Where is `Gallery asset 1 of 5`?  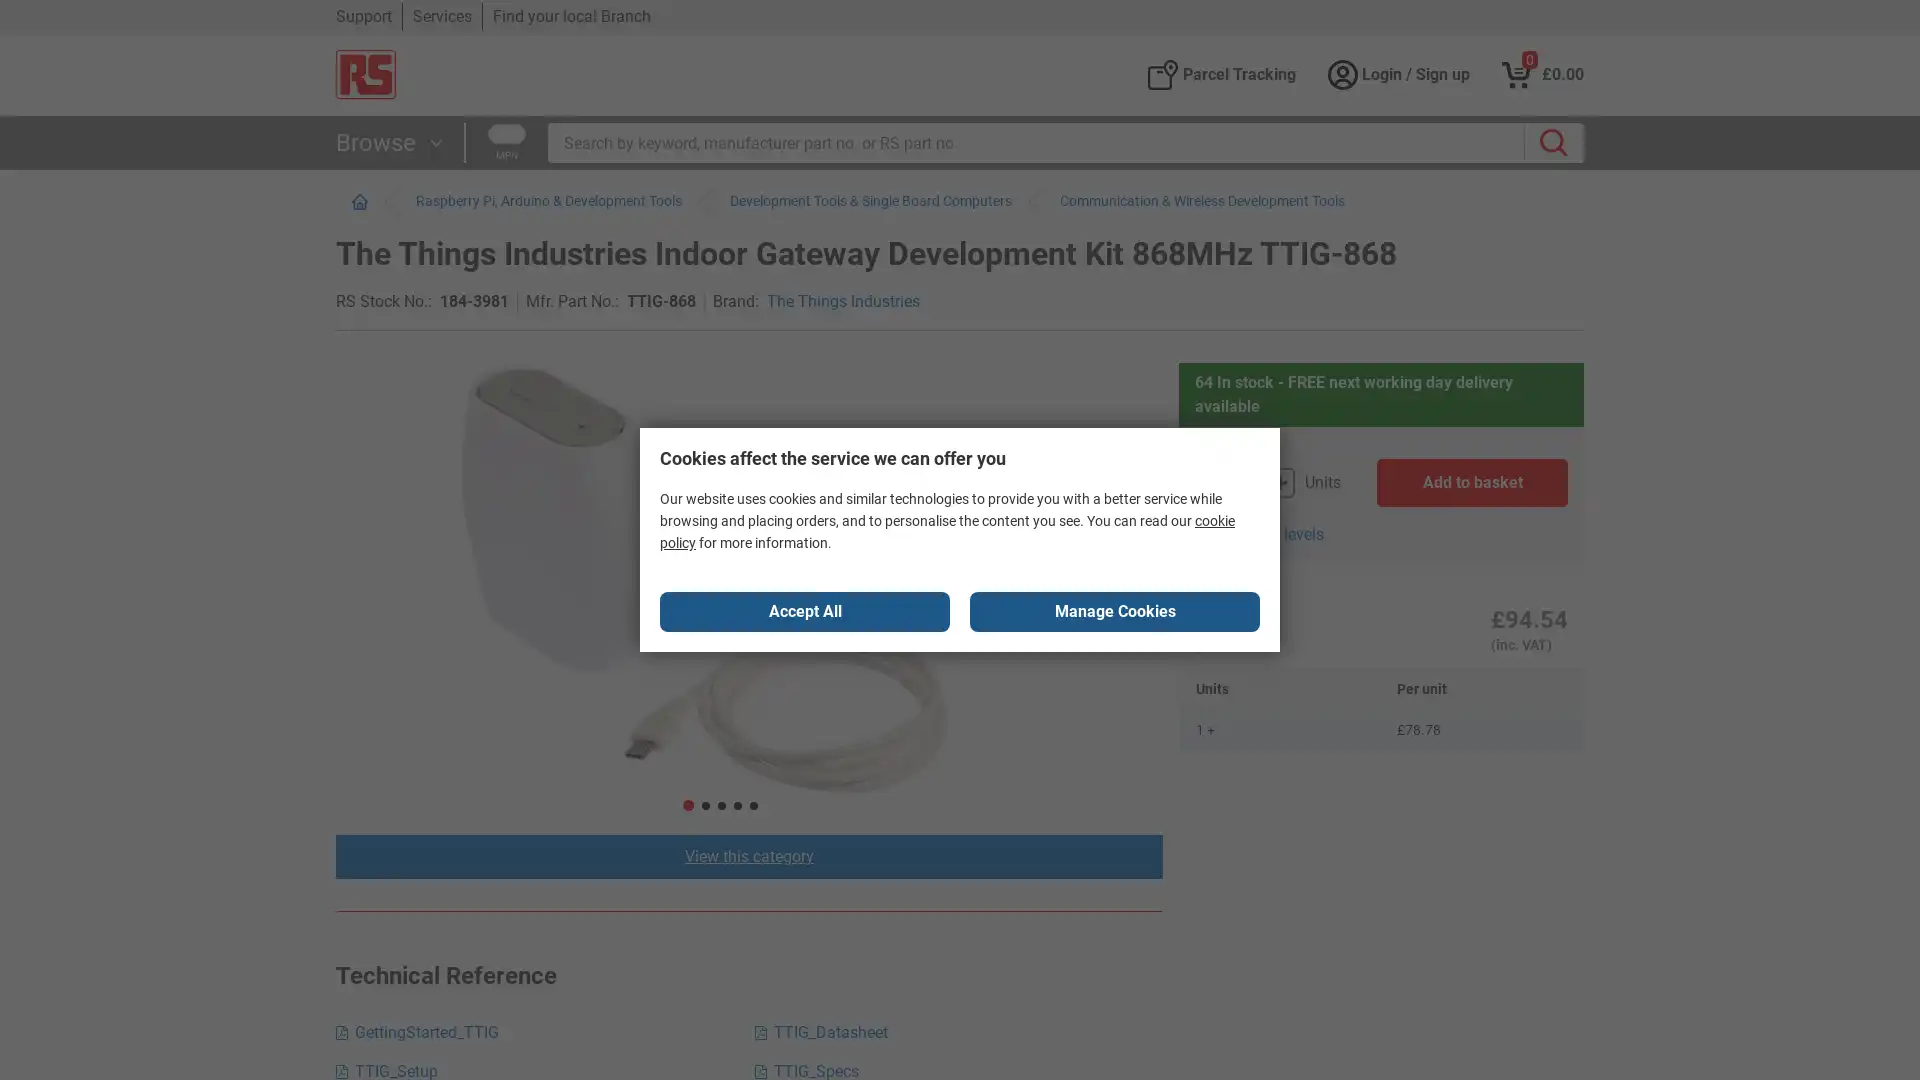
Gallery asset 1 of 5 is located at coordinates (392, 433).